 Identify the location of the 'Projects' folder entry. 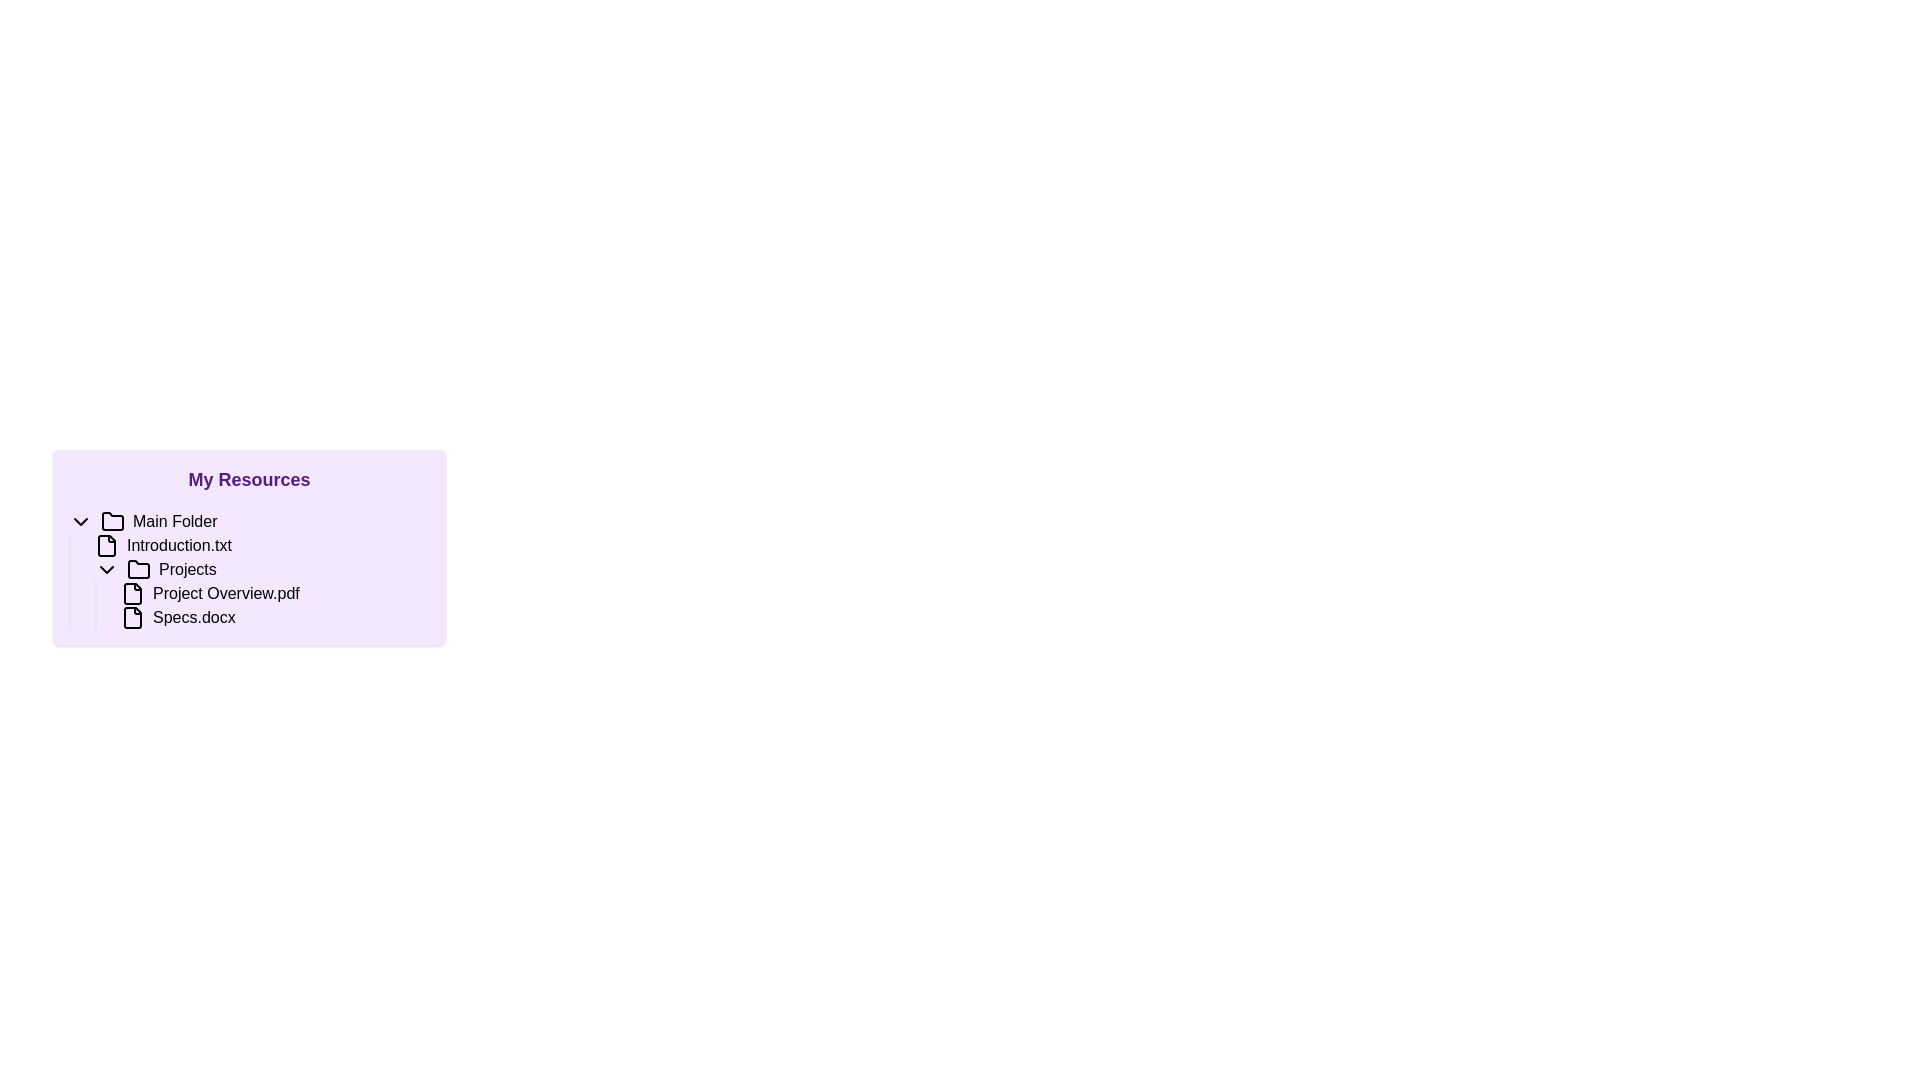
(248, 570).